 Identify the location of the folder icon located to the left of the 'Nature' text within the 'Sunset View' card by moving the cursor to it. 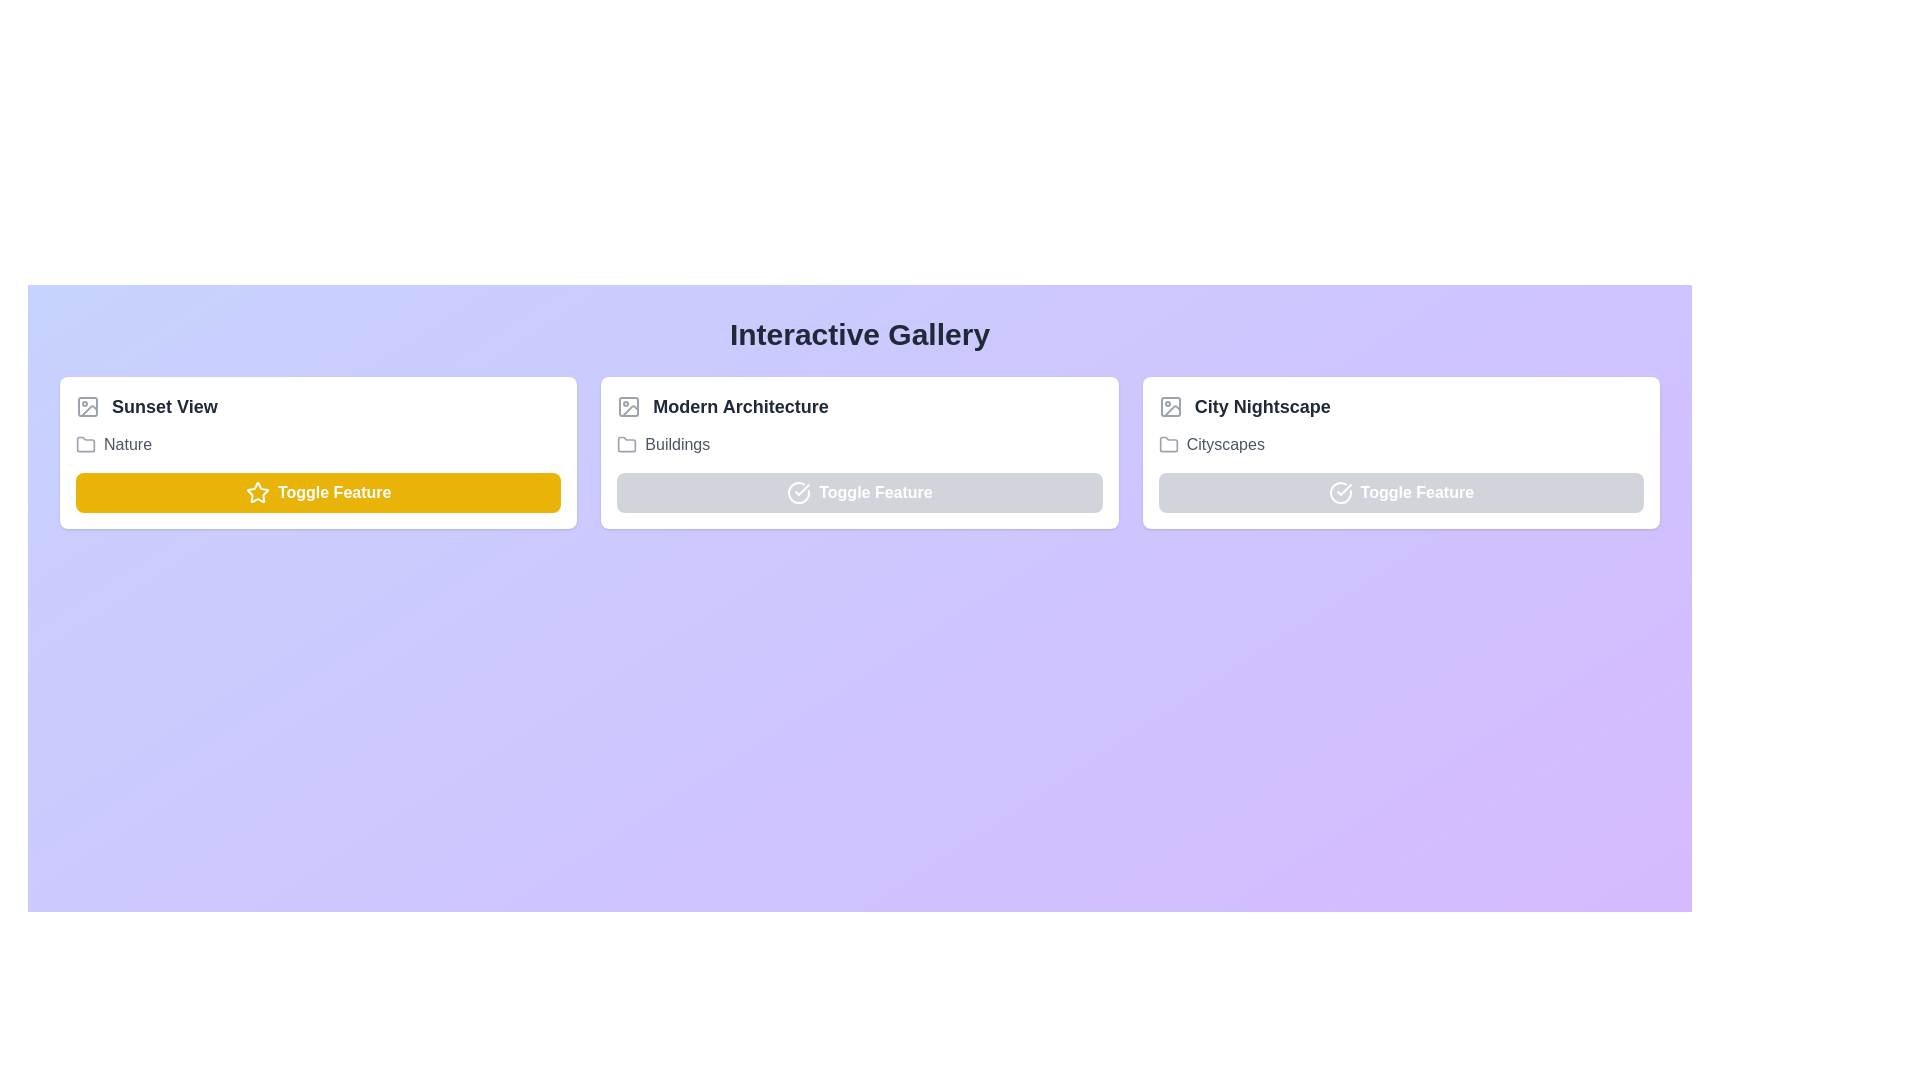
(85, 443).